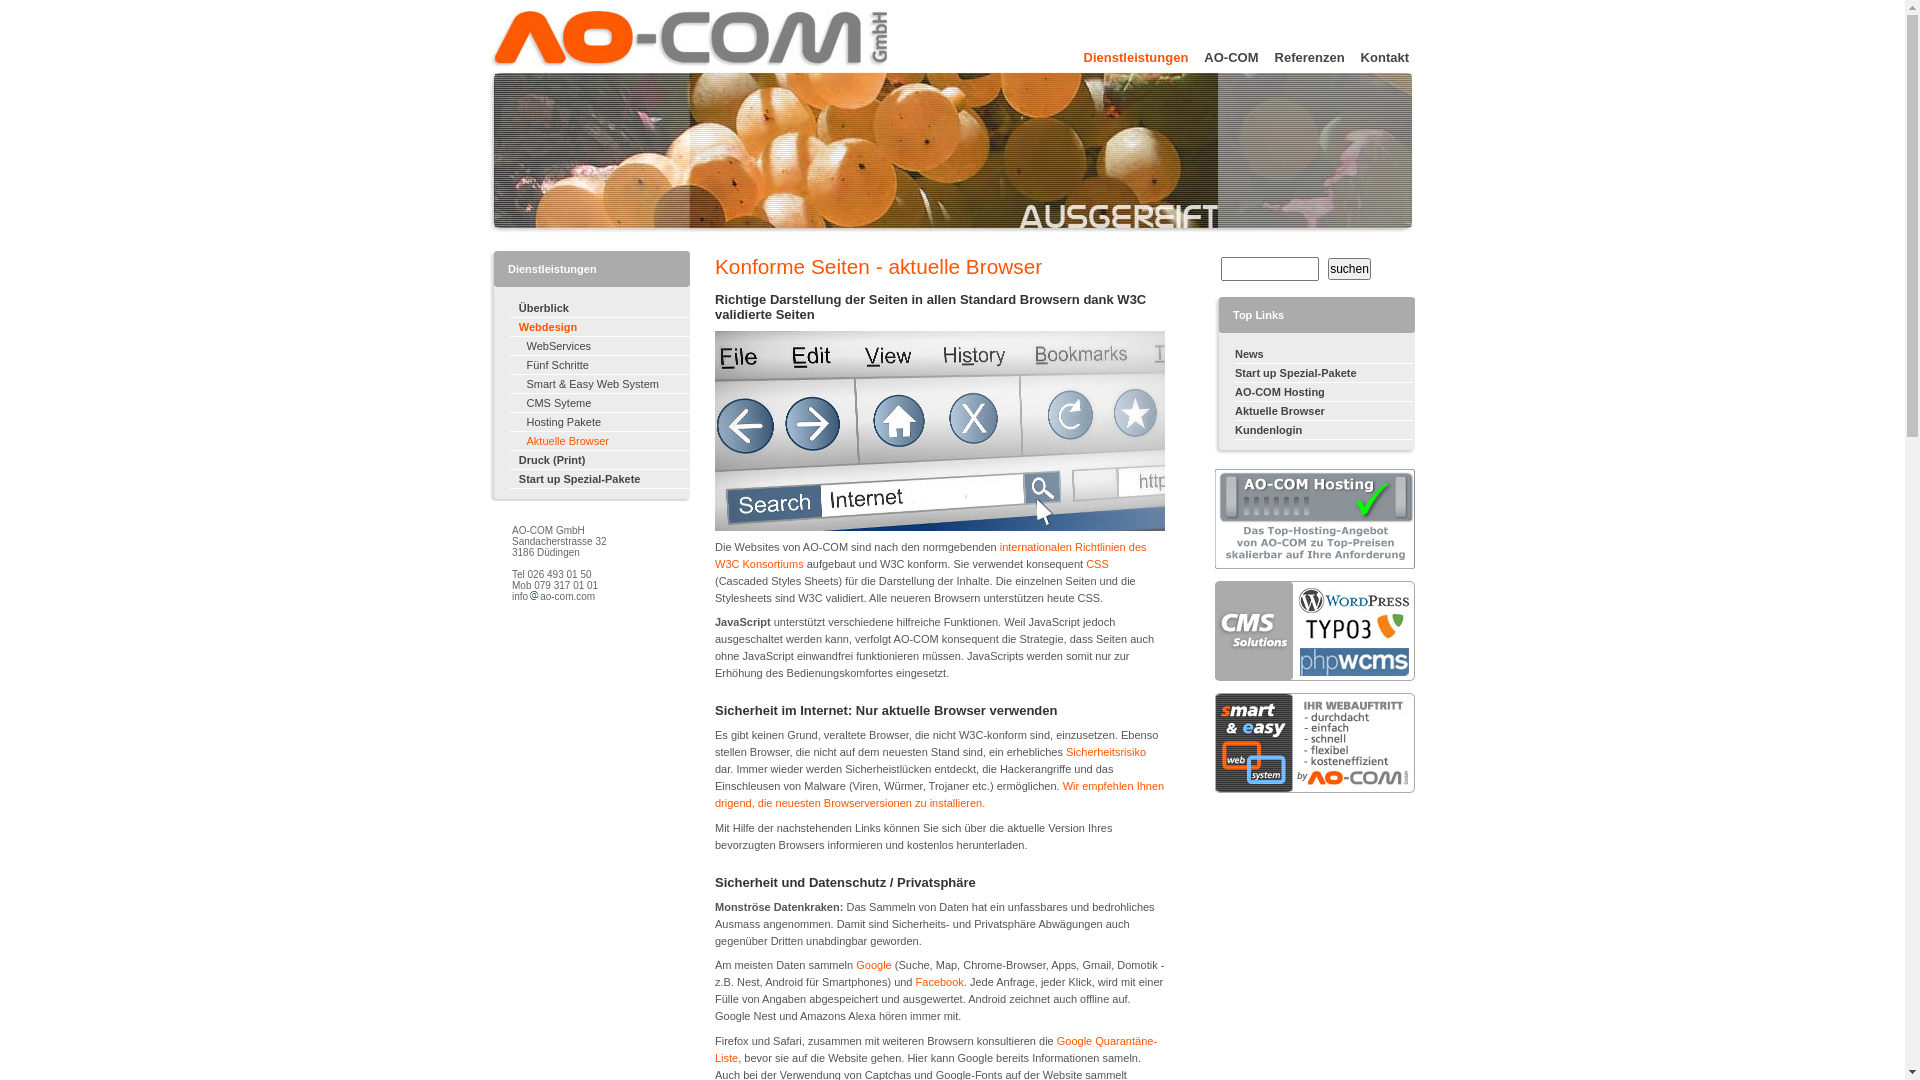 The image size is (1920, 1080). I want to click on 'Smart & Easy Web System', so click(599, 384).